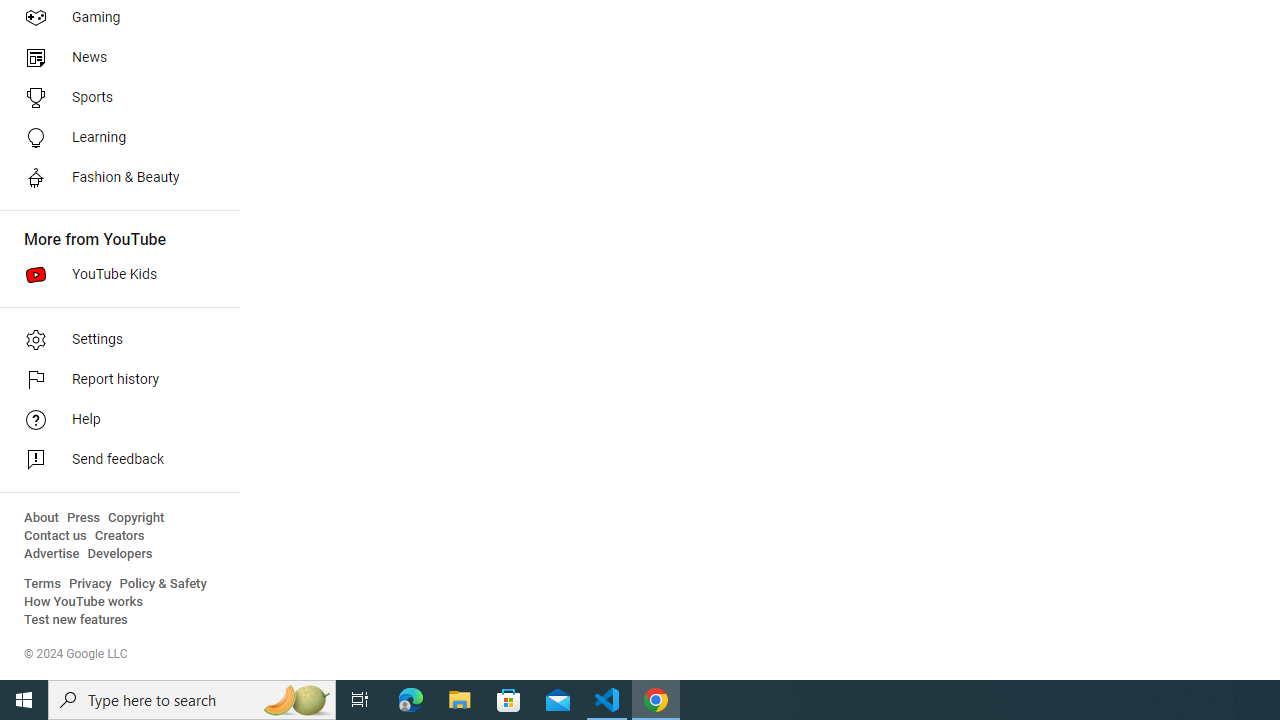 The image size is (1280, 720). I want to click on 'Settings', so click(112, 338).